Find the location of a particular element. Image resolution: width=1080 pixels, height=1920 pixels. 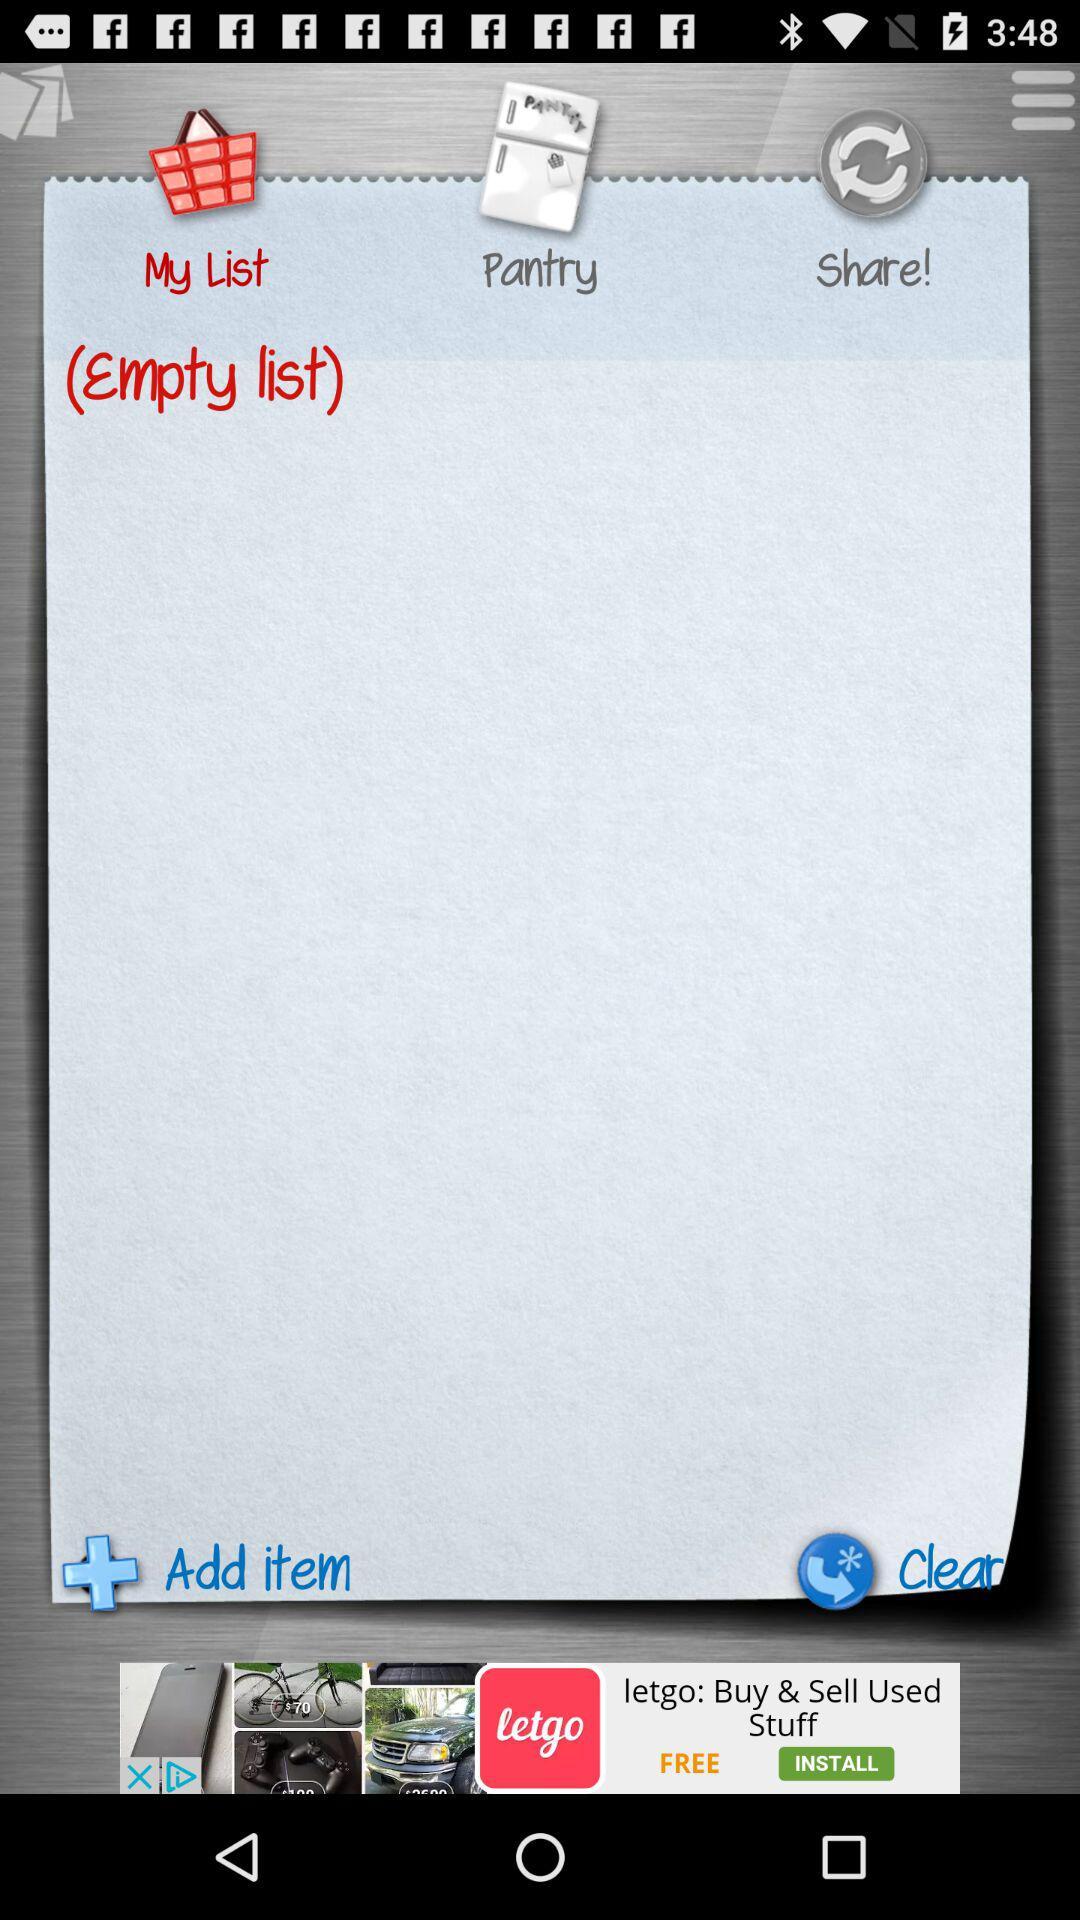

share is located at coordinates (871, 165).